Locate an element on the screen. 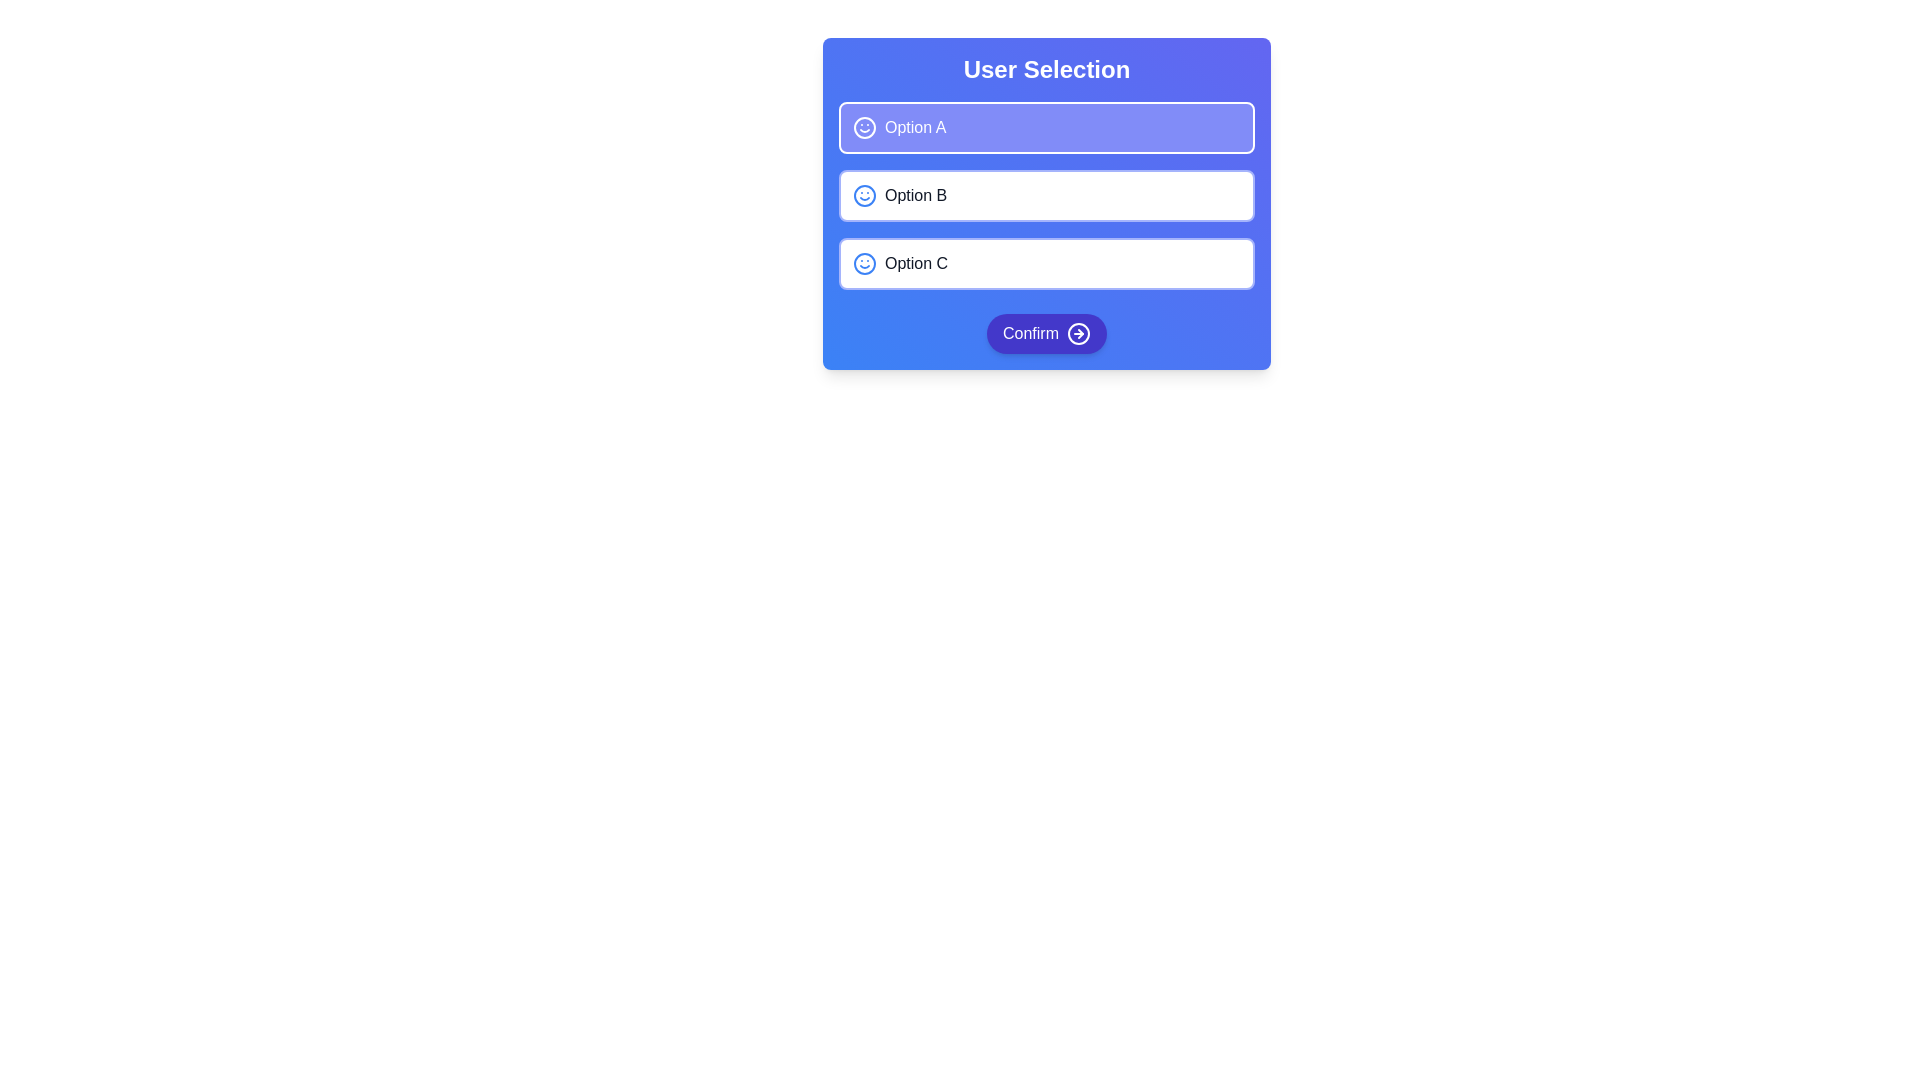  the selectable option for 'Option B' to indicate the user's selection from a vertically stacked group of options is located at coordinates (1045, 196).